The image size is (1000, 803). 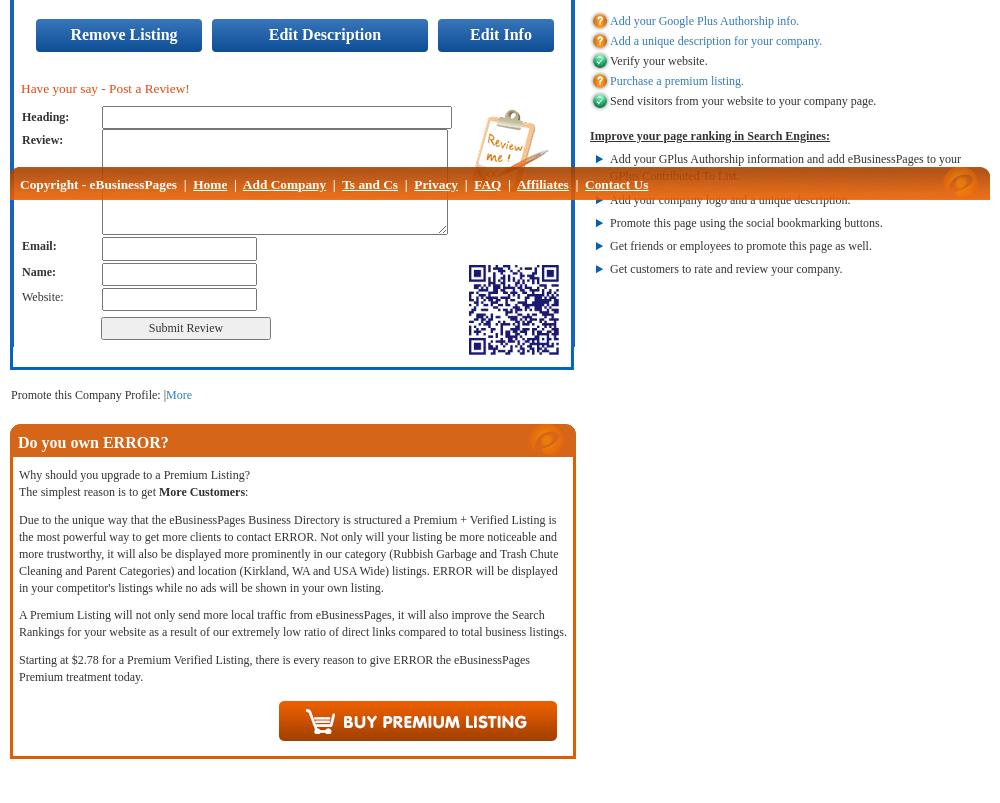 I want to click on 'Get customers to rate and review your company.', so click(x=725, y=266).